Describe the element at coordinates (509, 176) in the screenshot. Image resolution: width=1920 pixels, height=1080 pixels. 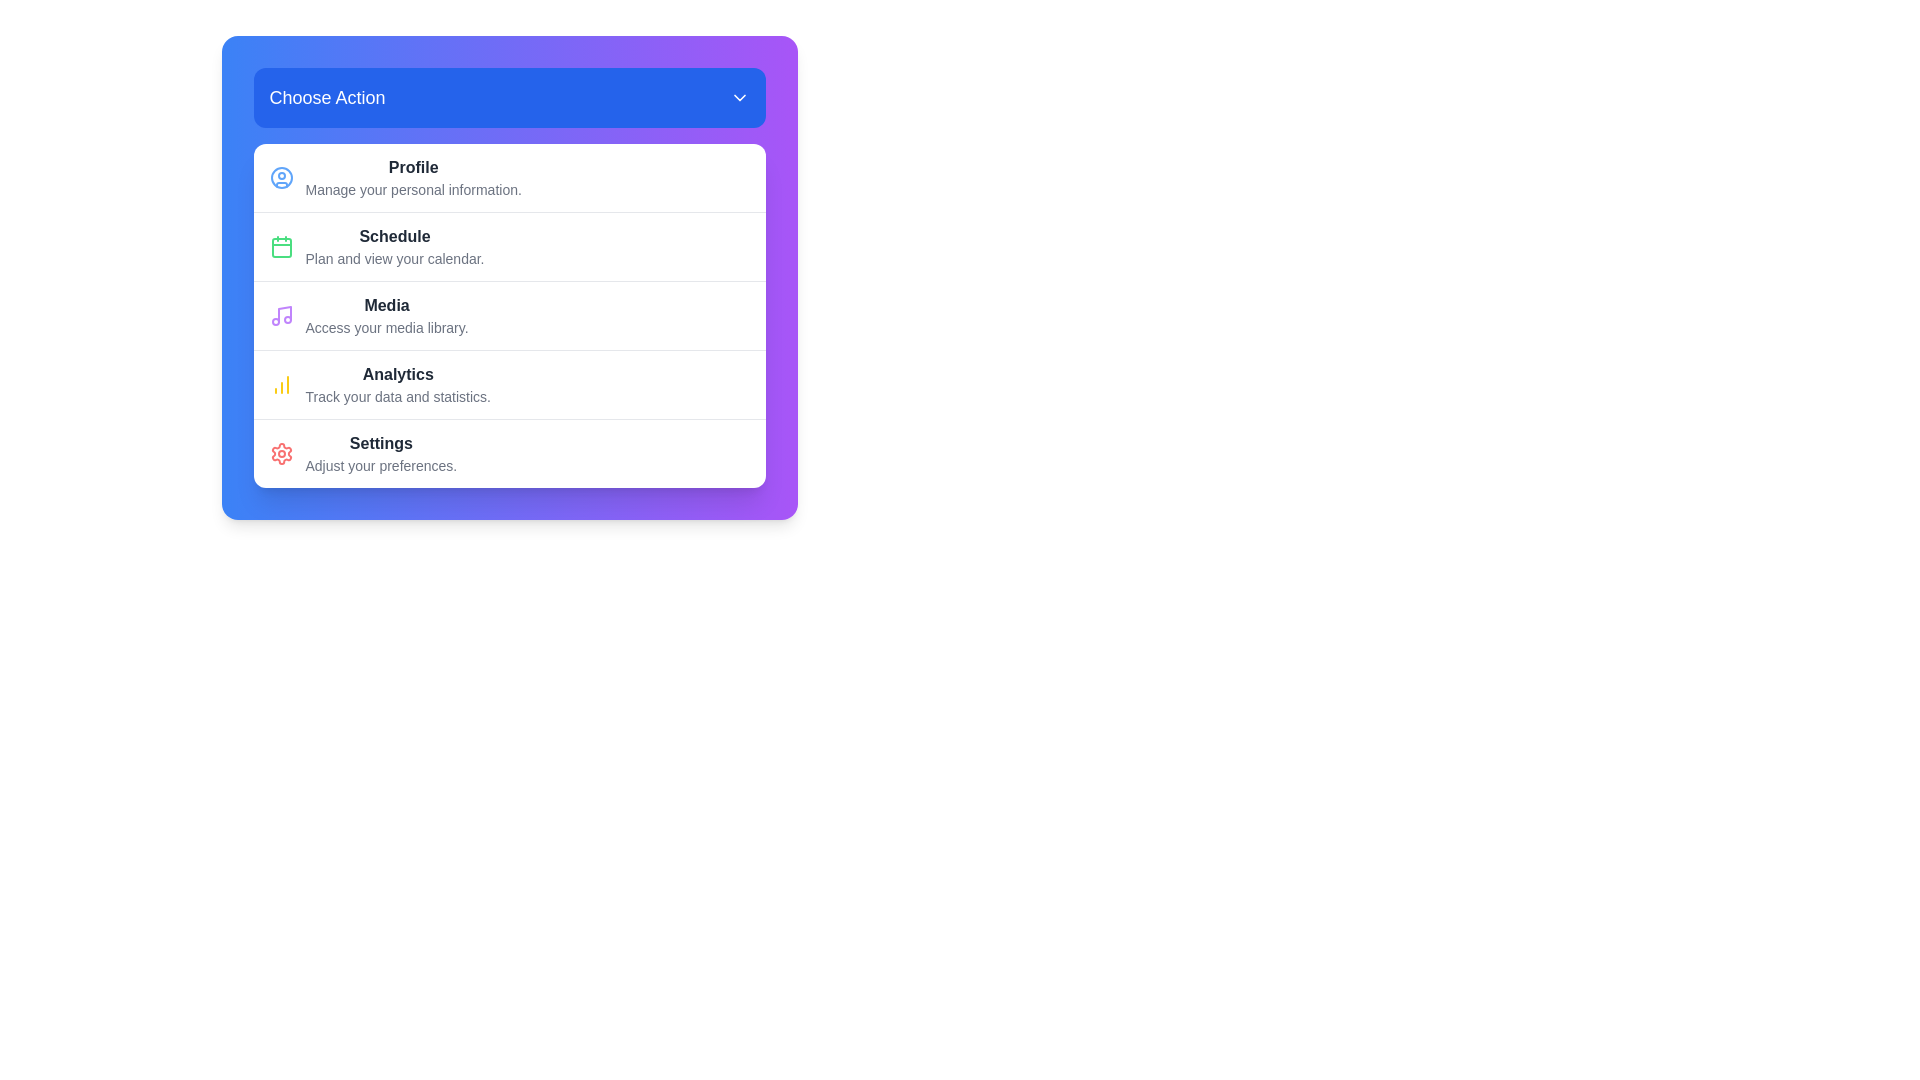
I see `the first list item in the modal that allows the user to manage personal information, positioned above options like 'Schedule' and 'Media'` at that location.